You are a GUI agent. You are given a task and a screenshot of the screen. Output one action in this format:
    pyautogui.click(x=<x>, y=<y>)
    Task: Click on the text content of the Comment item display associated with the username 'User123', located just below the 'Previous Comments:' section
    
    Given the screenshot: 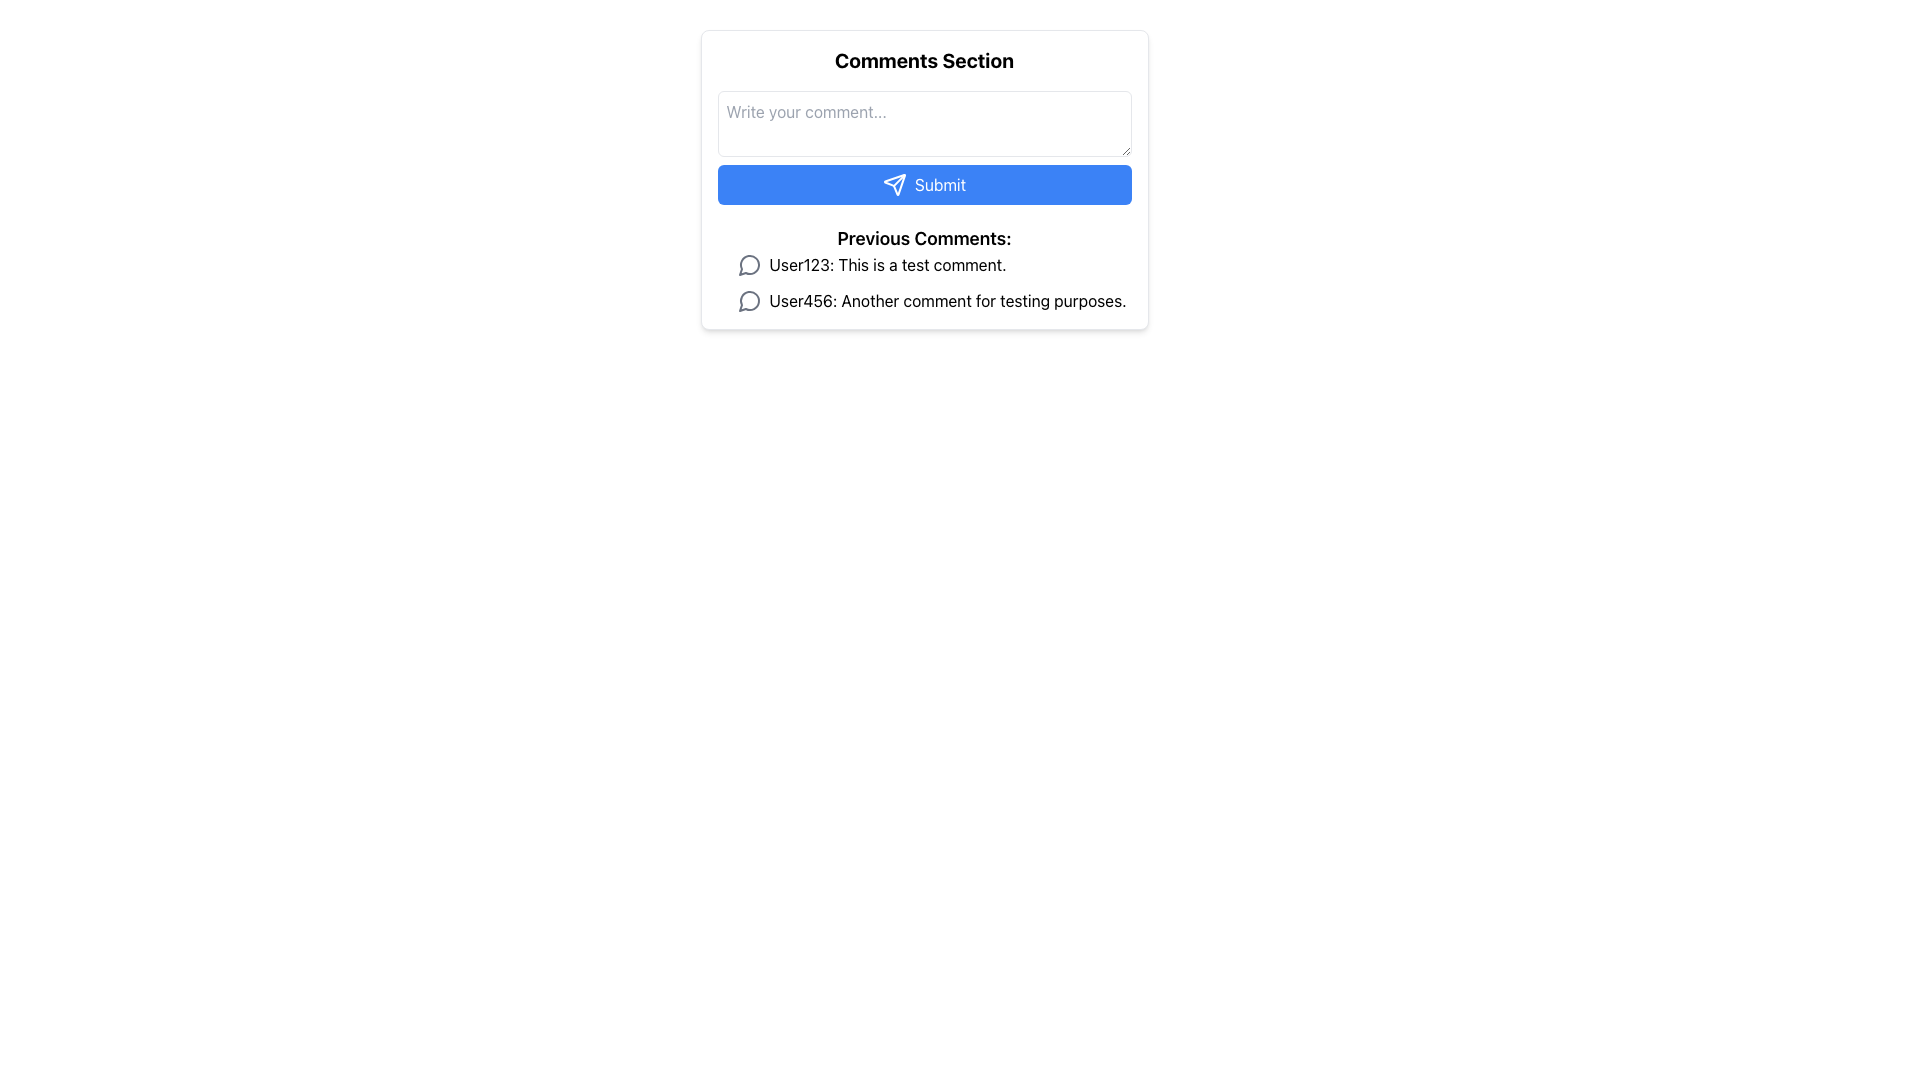 What is the action you would take?
    pyautogui.click(x=933, y=264)
    